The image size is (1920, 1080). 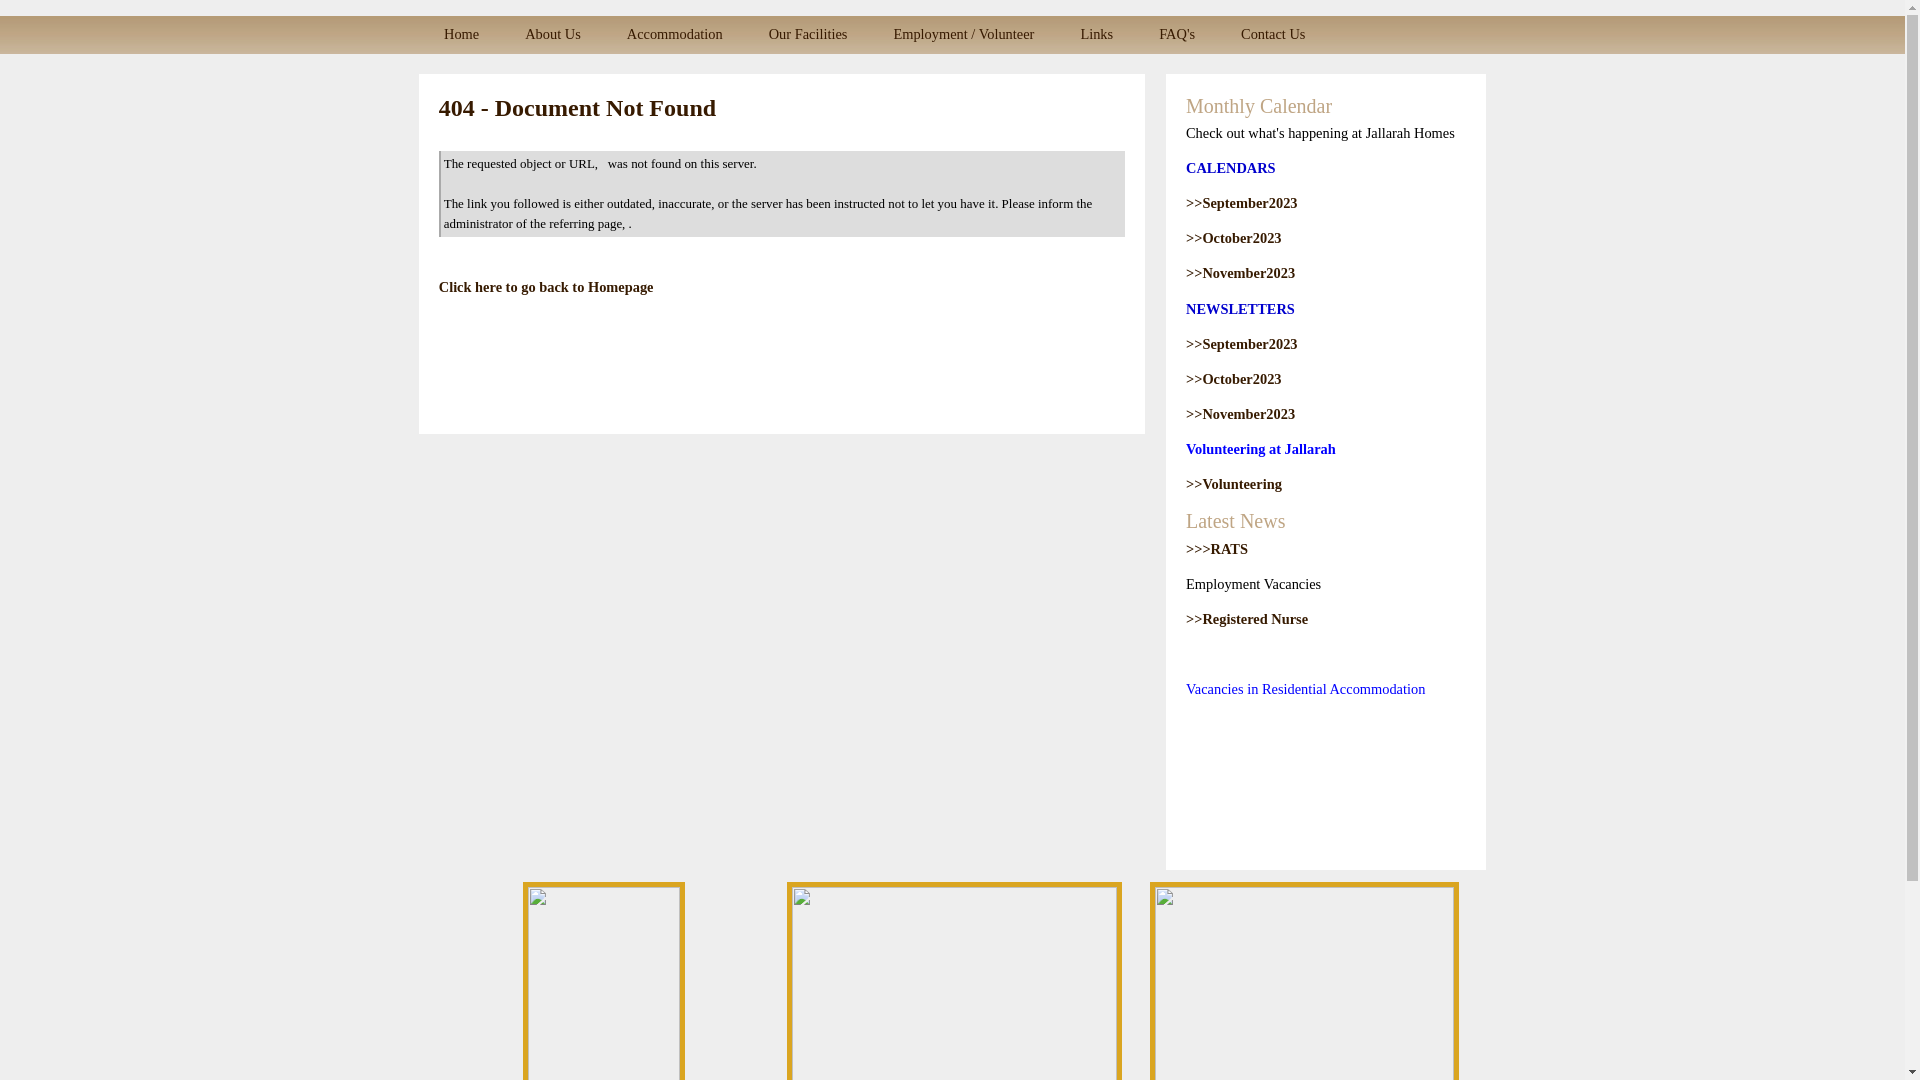 I want to click on 'Links', so click(x=1055, y=34).